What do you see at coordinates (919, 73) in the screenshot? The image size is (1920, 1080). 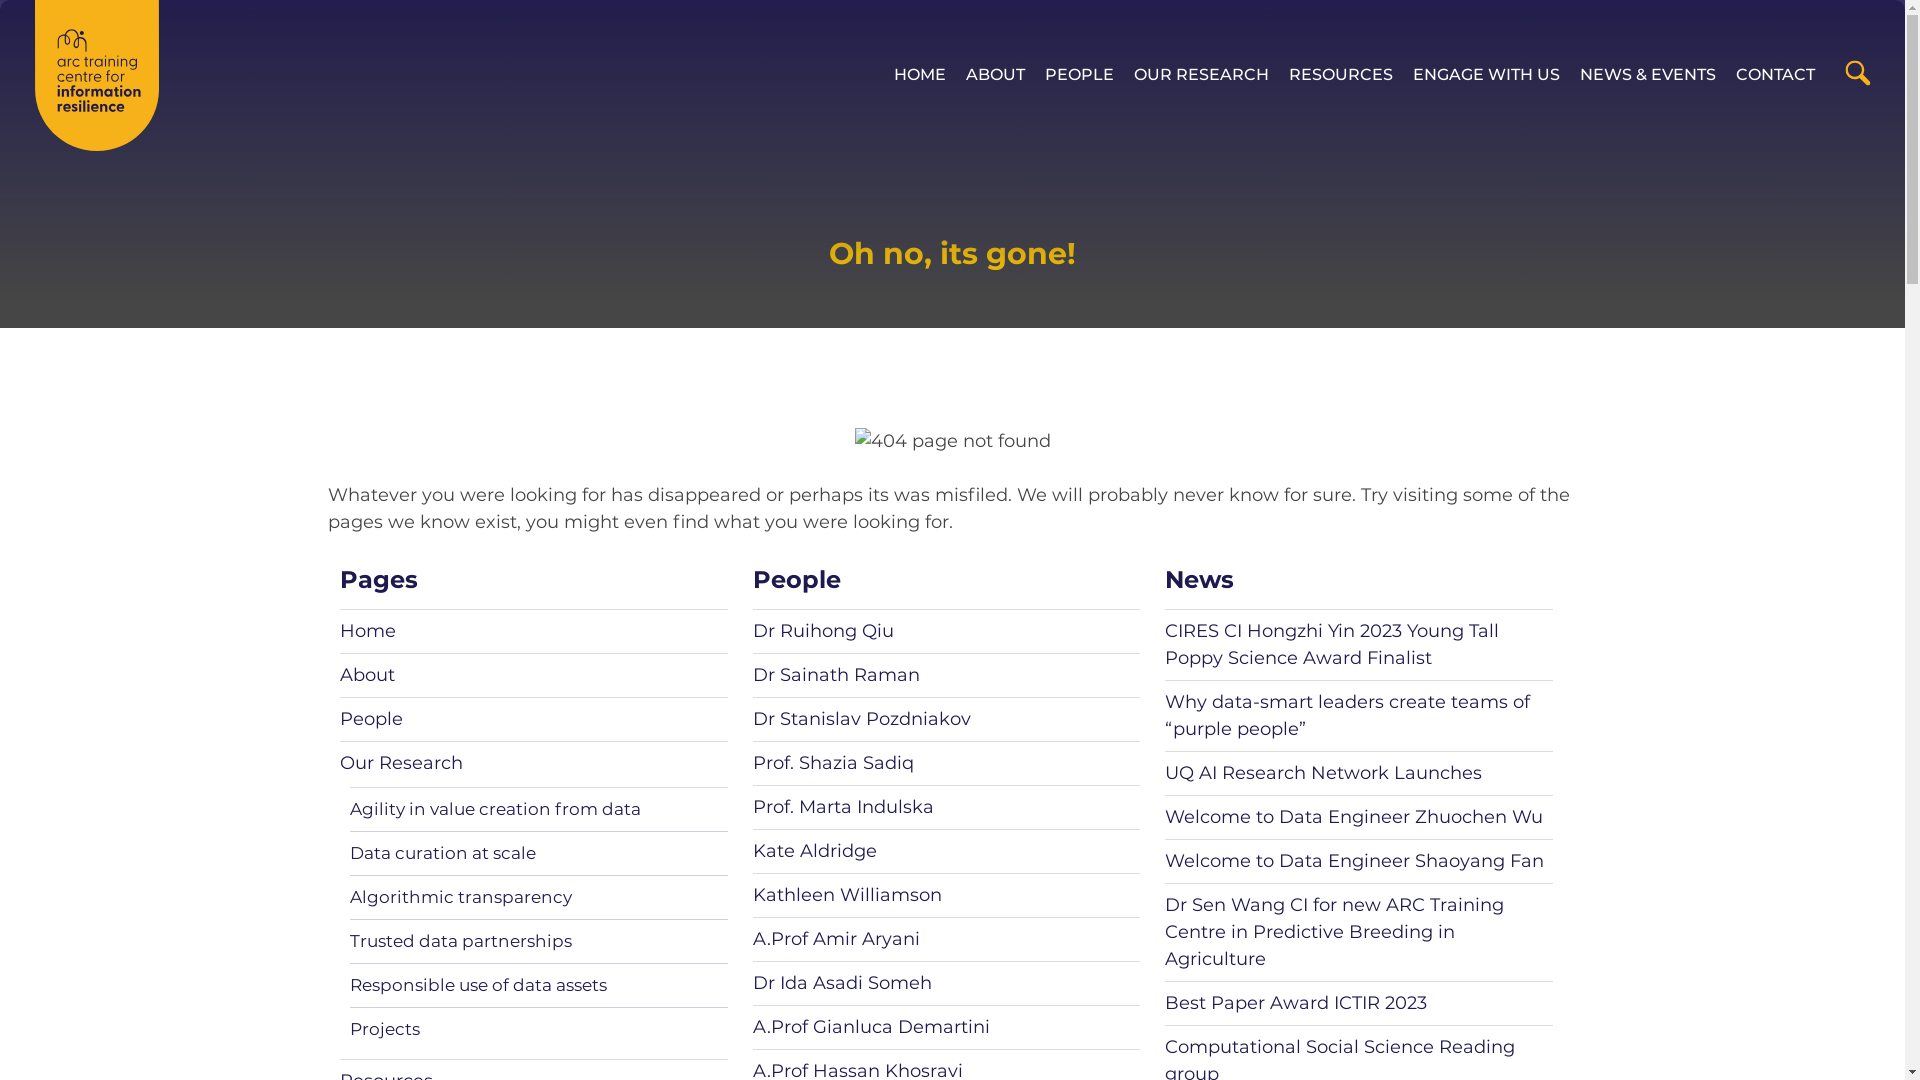 I see `'HOME'` at bounding box center [919, 73].